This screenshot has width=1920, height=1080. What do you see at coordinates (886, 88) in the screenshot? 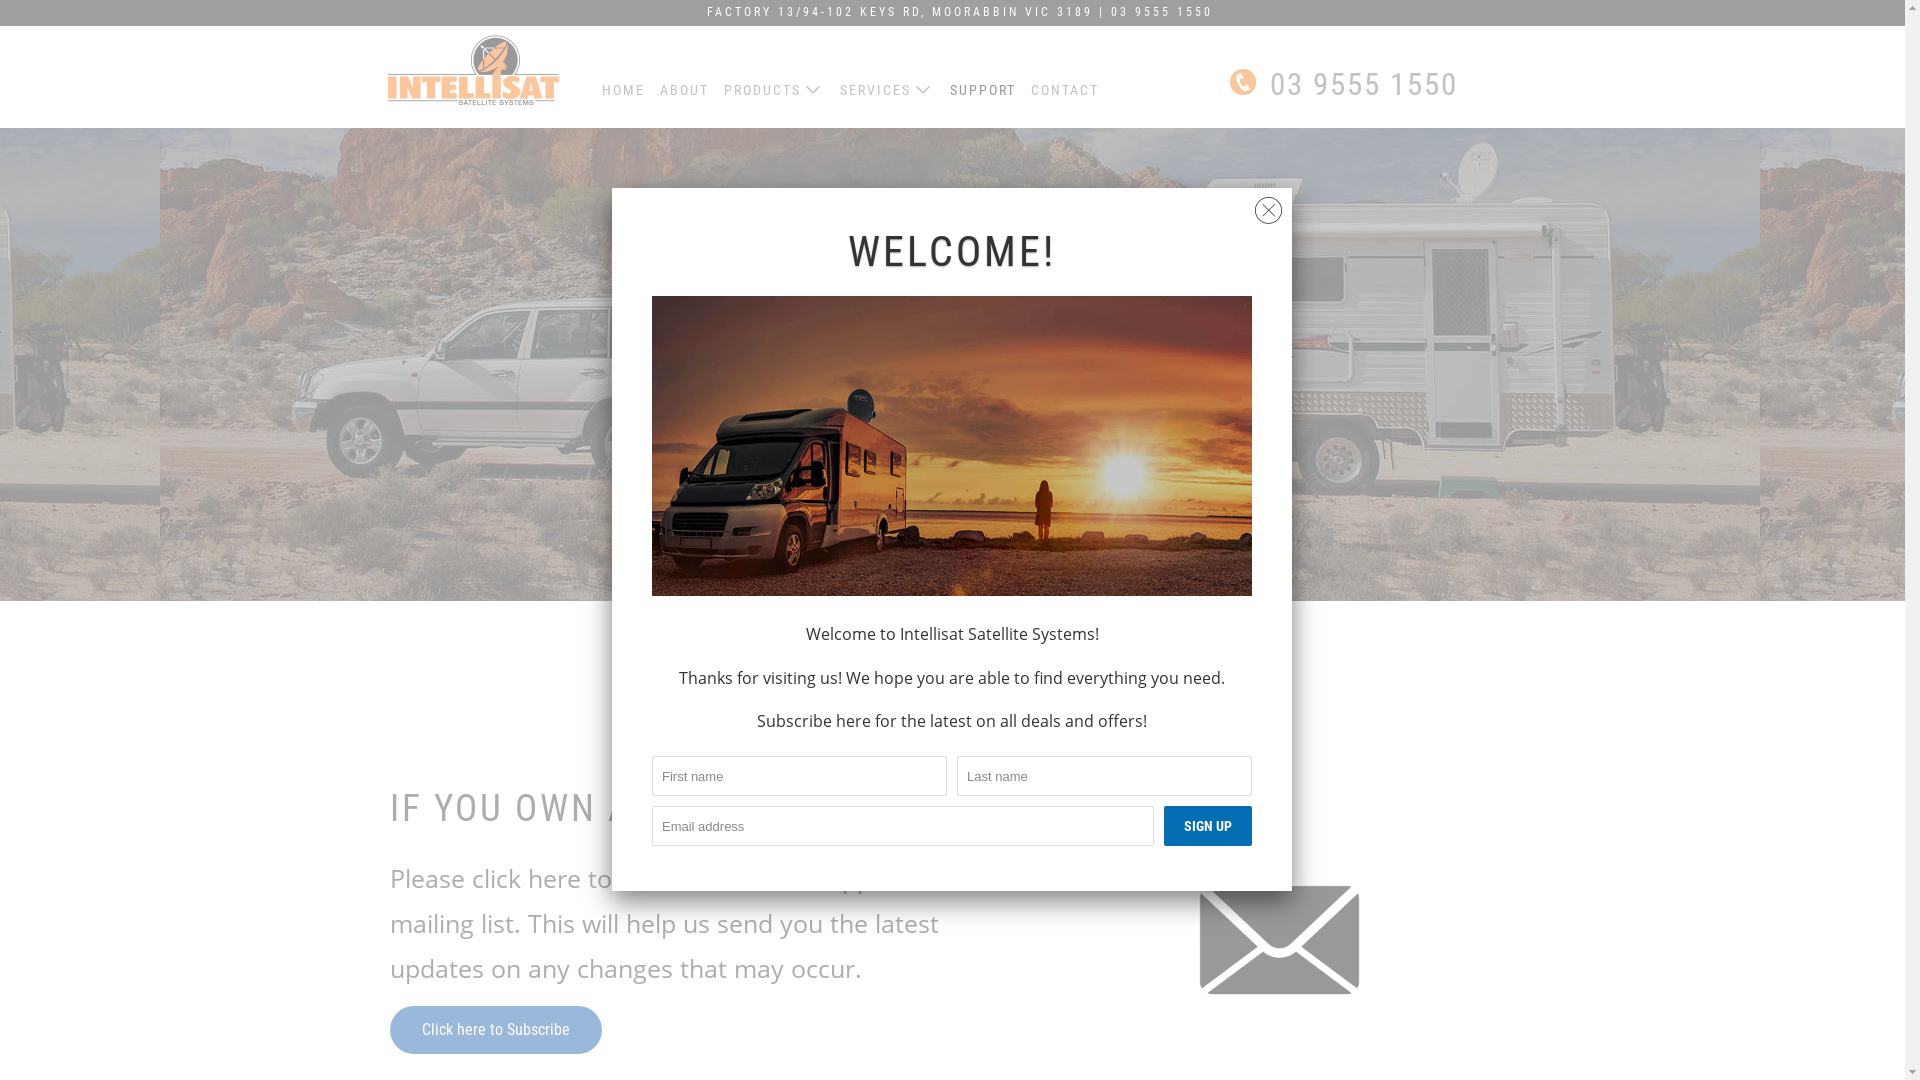
I see `'SERVICES'` at bounding box center [886, 88].